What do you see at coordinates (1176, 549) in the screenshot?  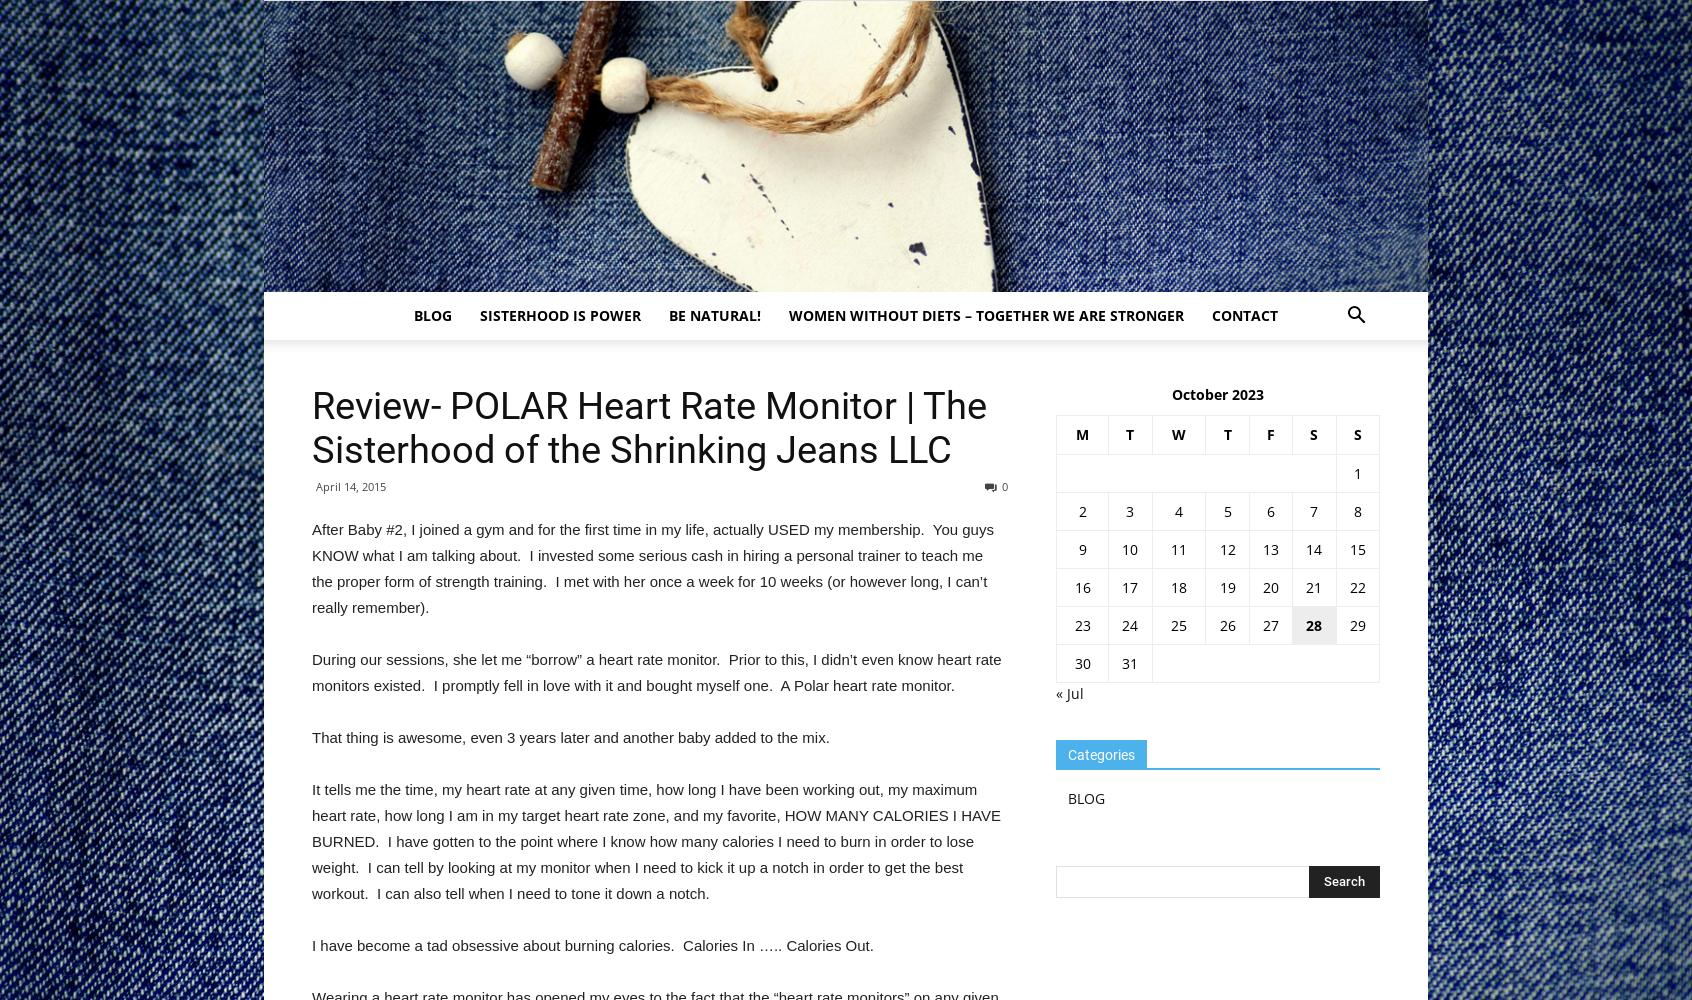 I see `'11'` at bounding box center [1176, 549].